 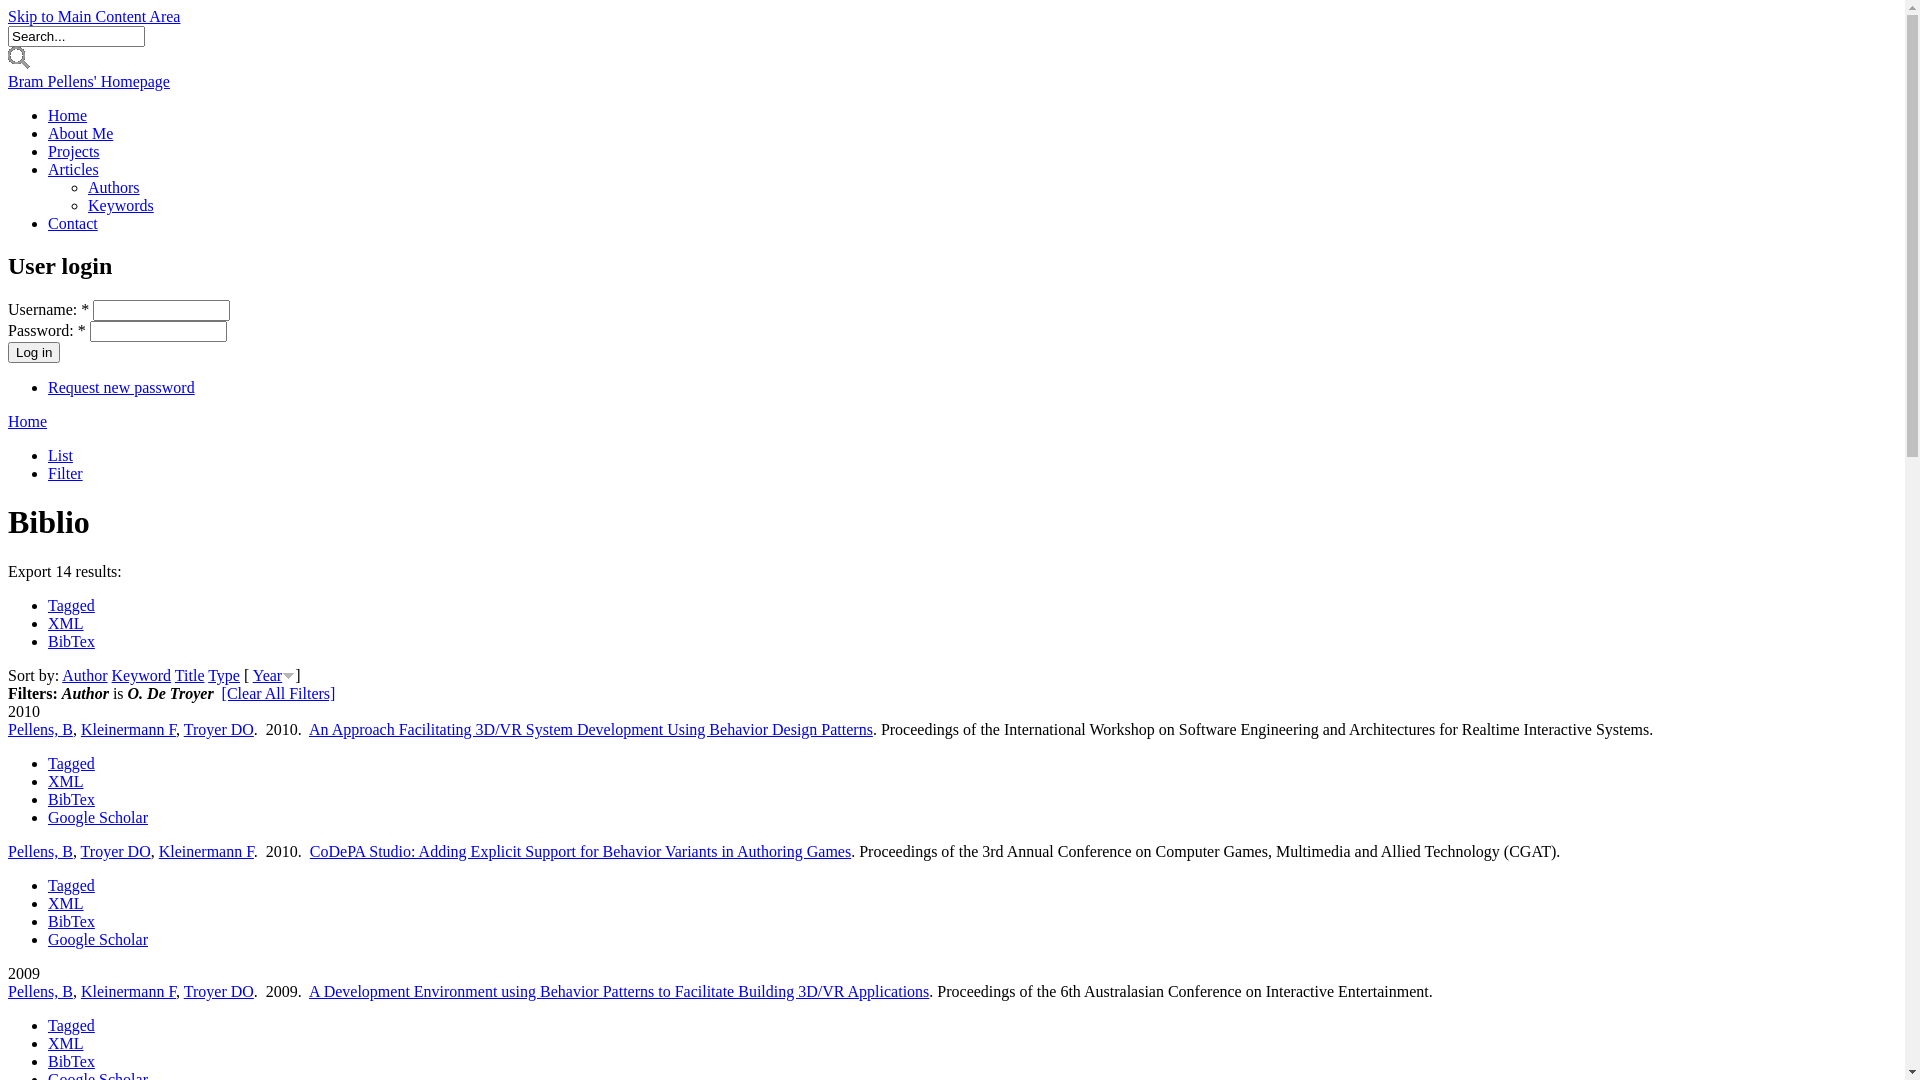 What do you see at coordinates (33, 351) in the screenshot?
I see `'Log in'` at bounding box center [33, 351].